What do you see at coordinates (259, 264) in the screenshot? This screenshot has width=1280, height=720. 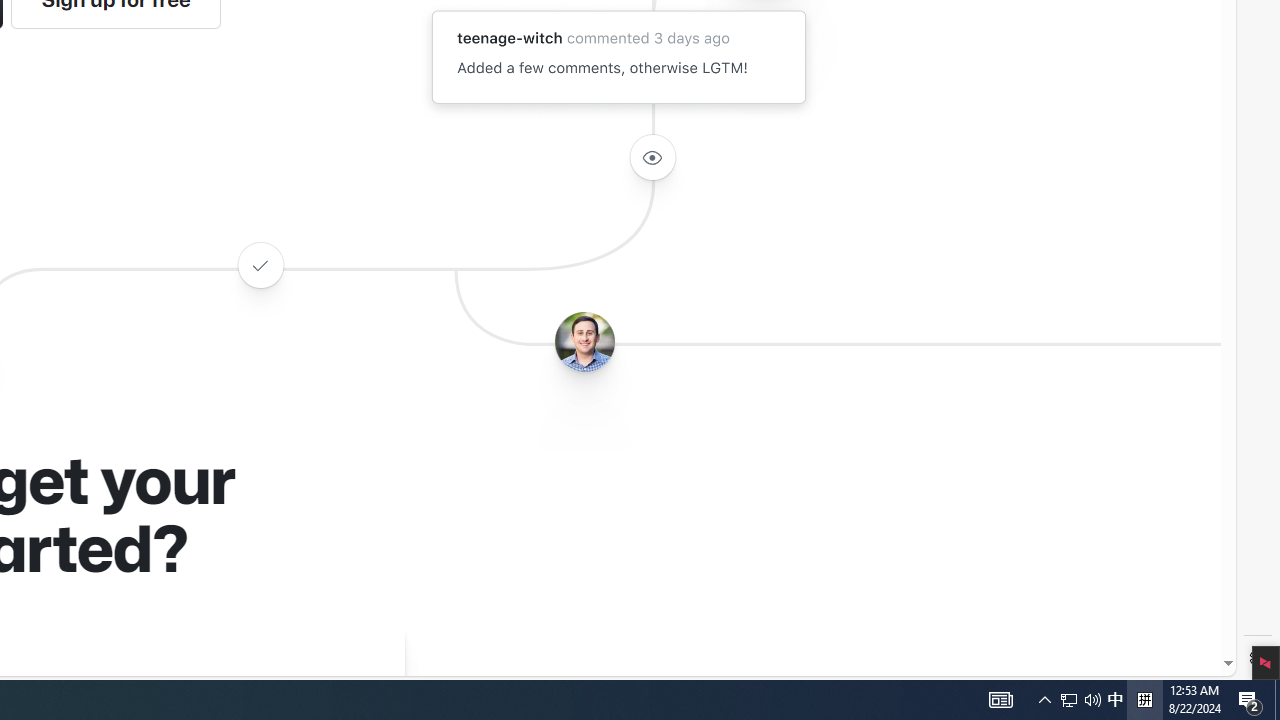 I see `'Class: color-fg-muted width-full'` at bounding box center [259, 264].